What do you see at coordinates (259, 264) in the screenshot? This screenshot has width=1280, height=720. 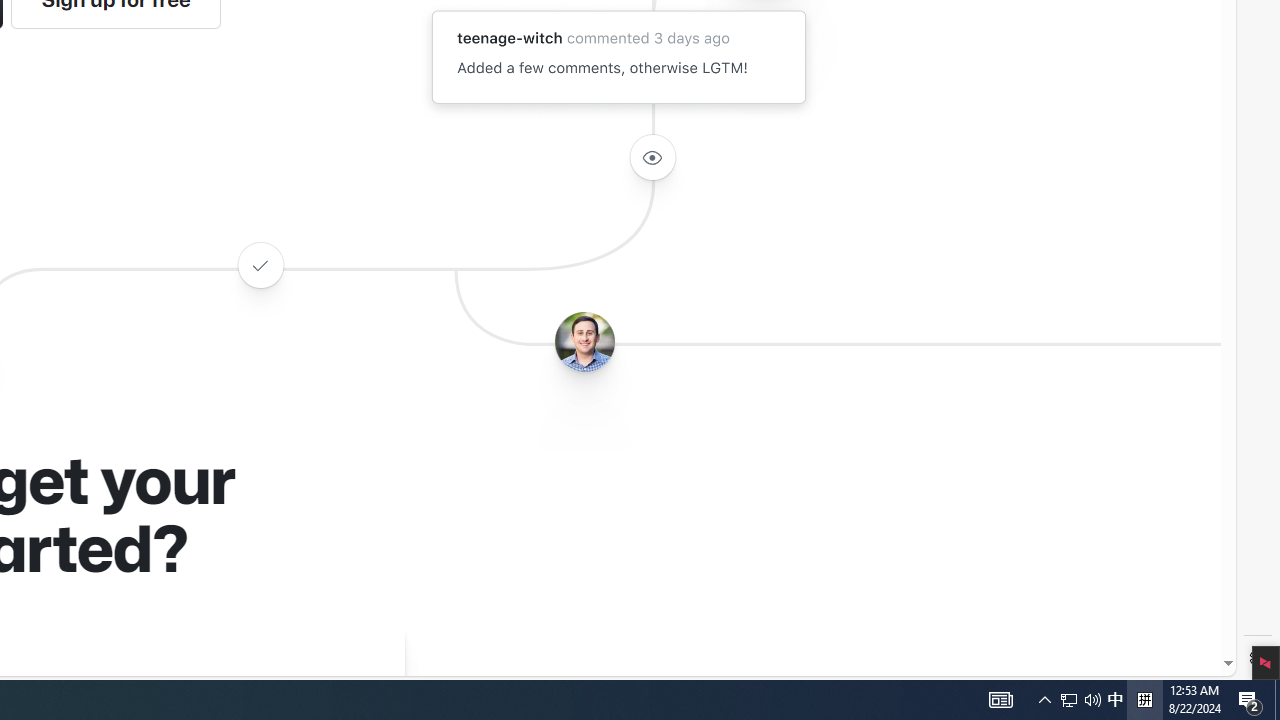 I see `'Class: color-fg-muted width-full'` at bounding box center [259, 264].